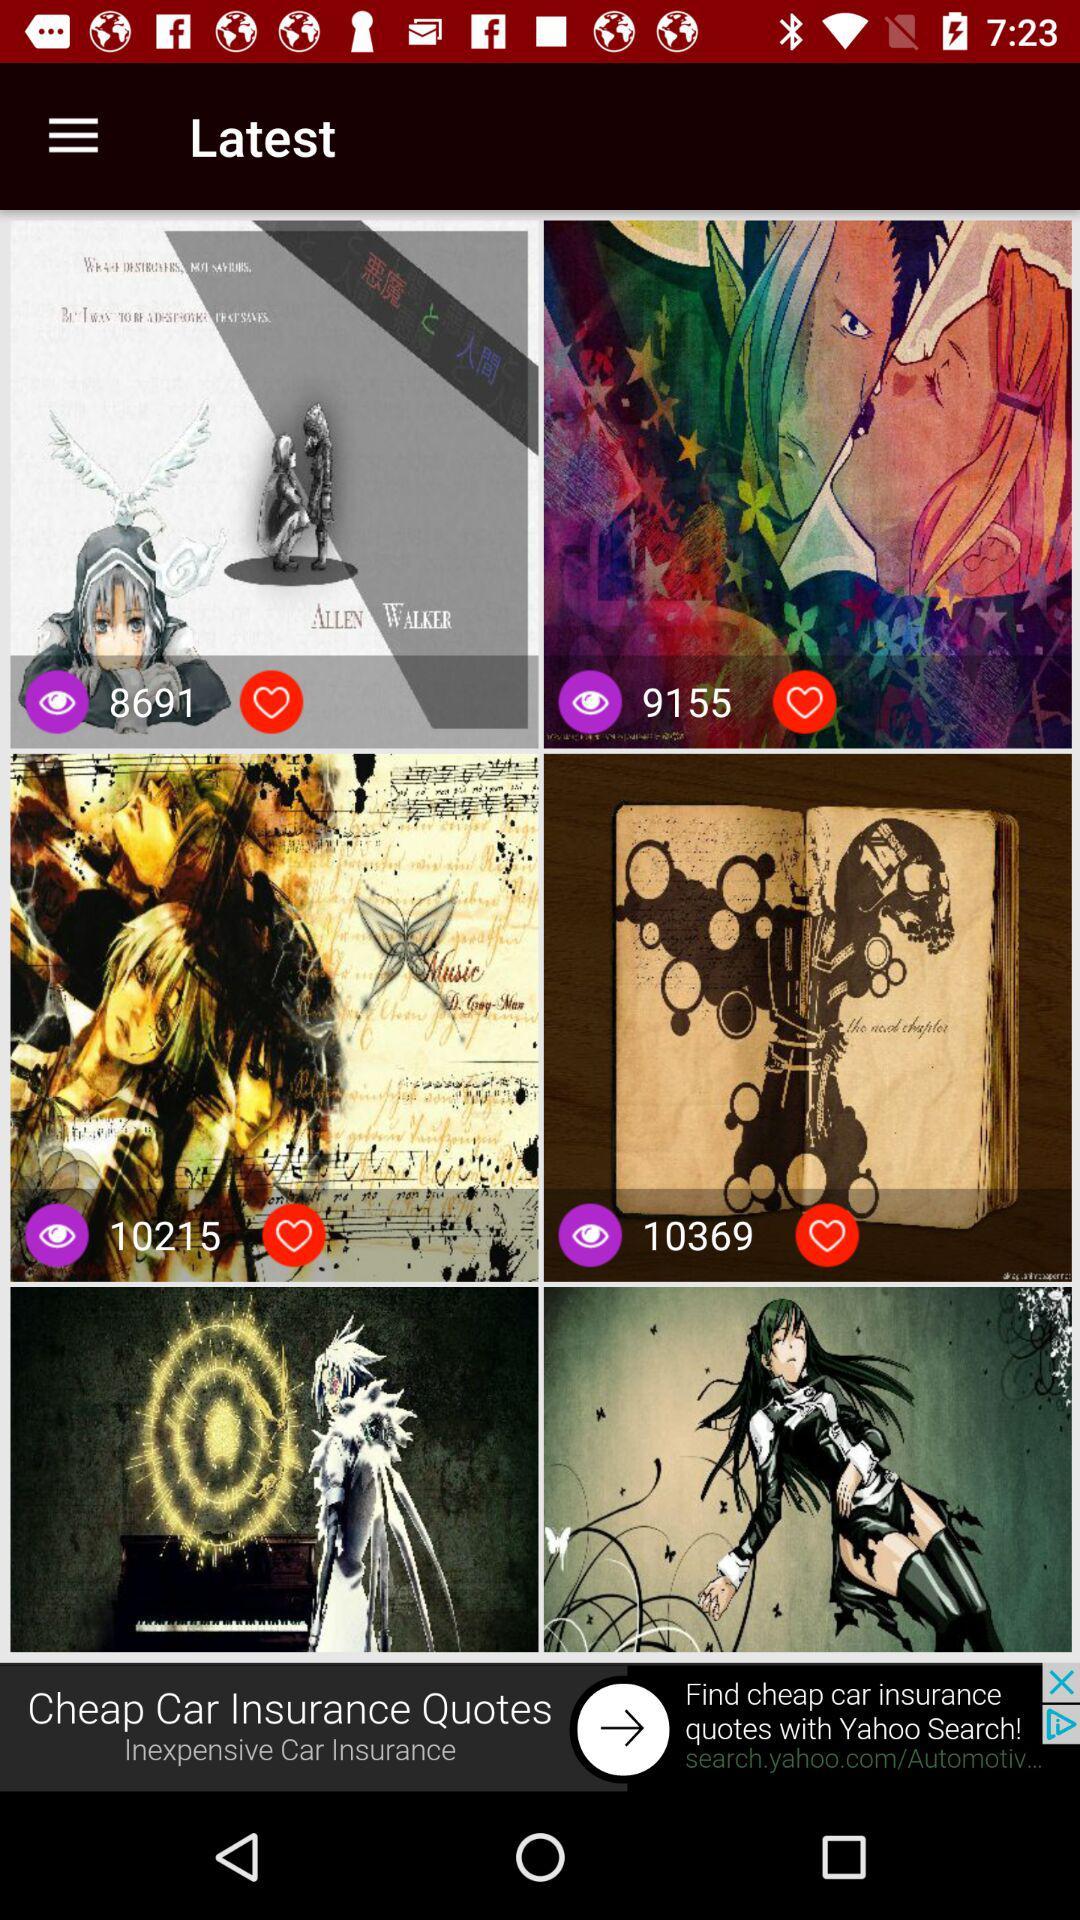  I want to click on like post, so click(803, 701).